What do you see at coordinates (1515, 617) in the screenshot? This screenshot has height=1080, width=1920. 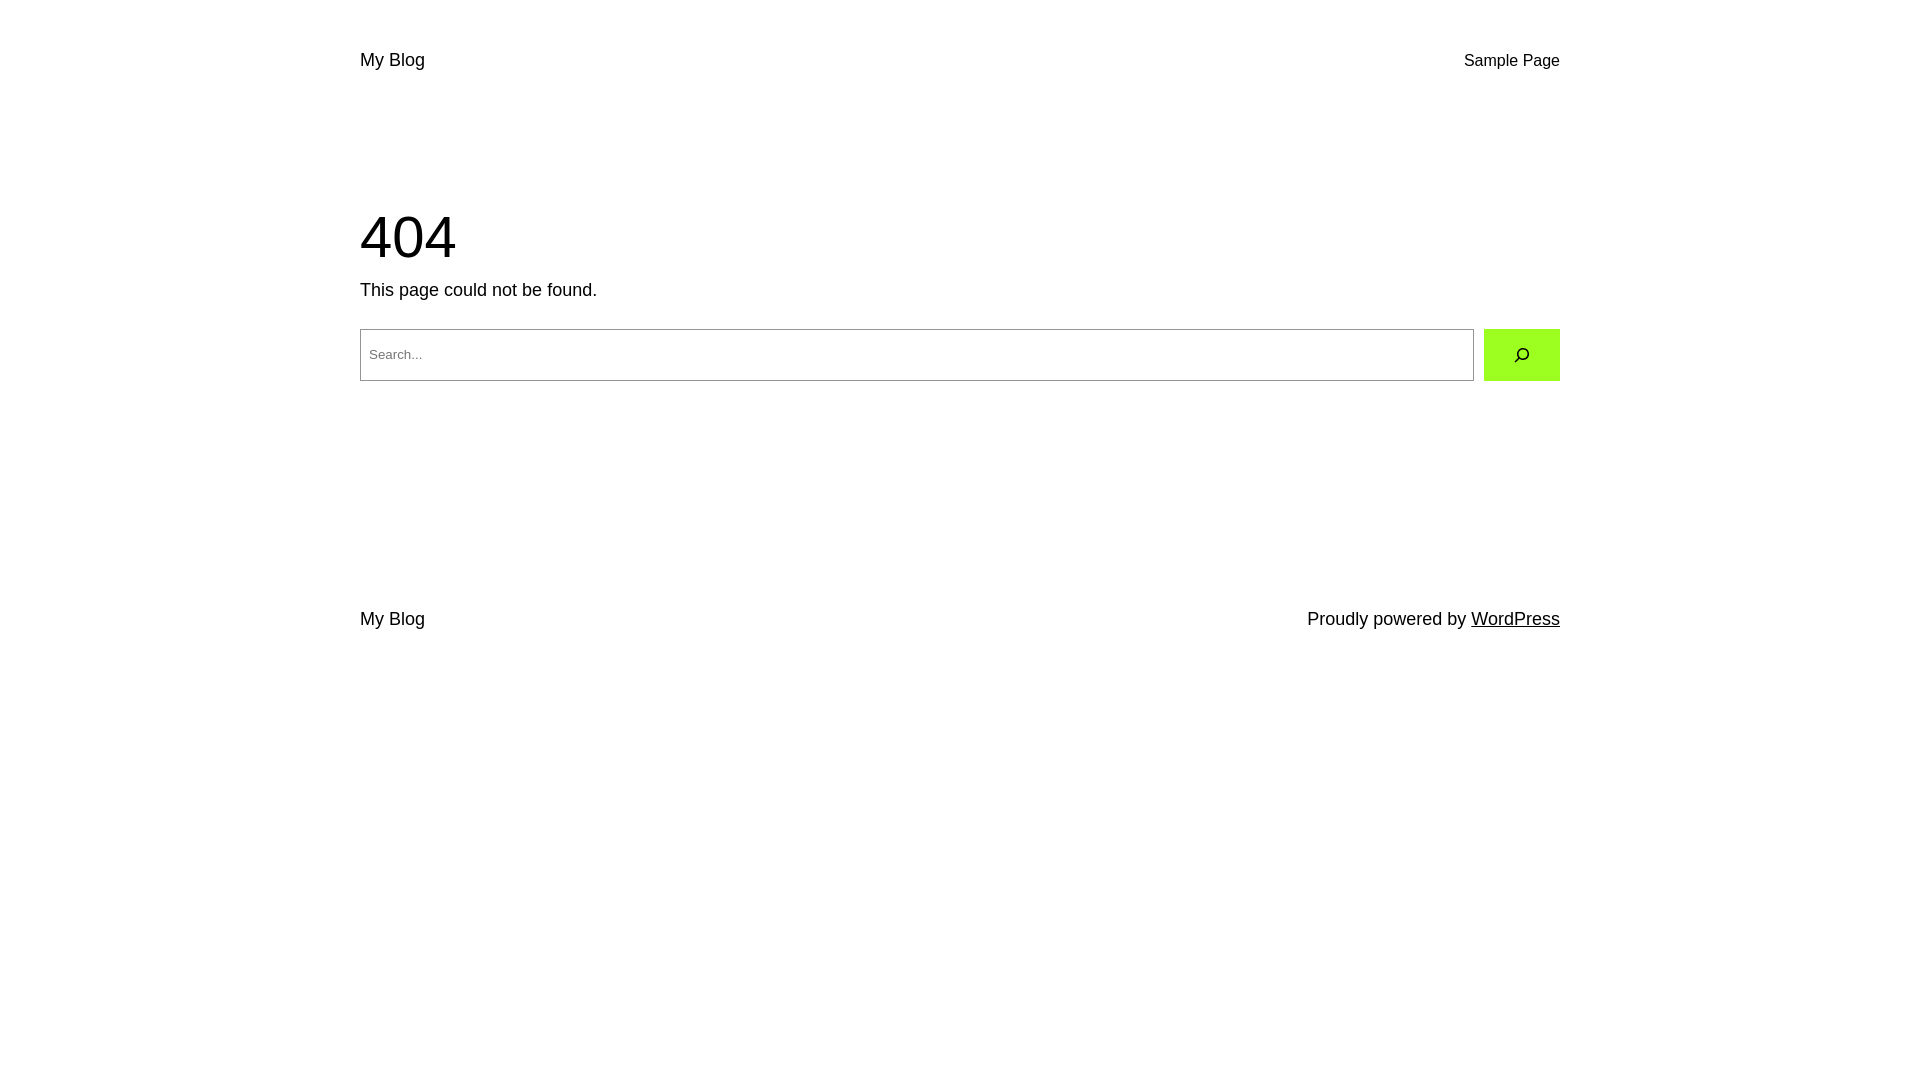 I see `'WordPress'` at bounding box center [1515, 617].